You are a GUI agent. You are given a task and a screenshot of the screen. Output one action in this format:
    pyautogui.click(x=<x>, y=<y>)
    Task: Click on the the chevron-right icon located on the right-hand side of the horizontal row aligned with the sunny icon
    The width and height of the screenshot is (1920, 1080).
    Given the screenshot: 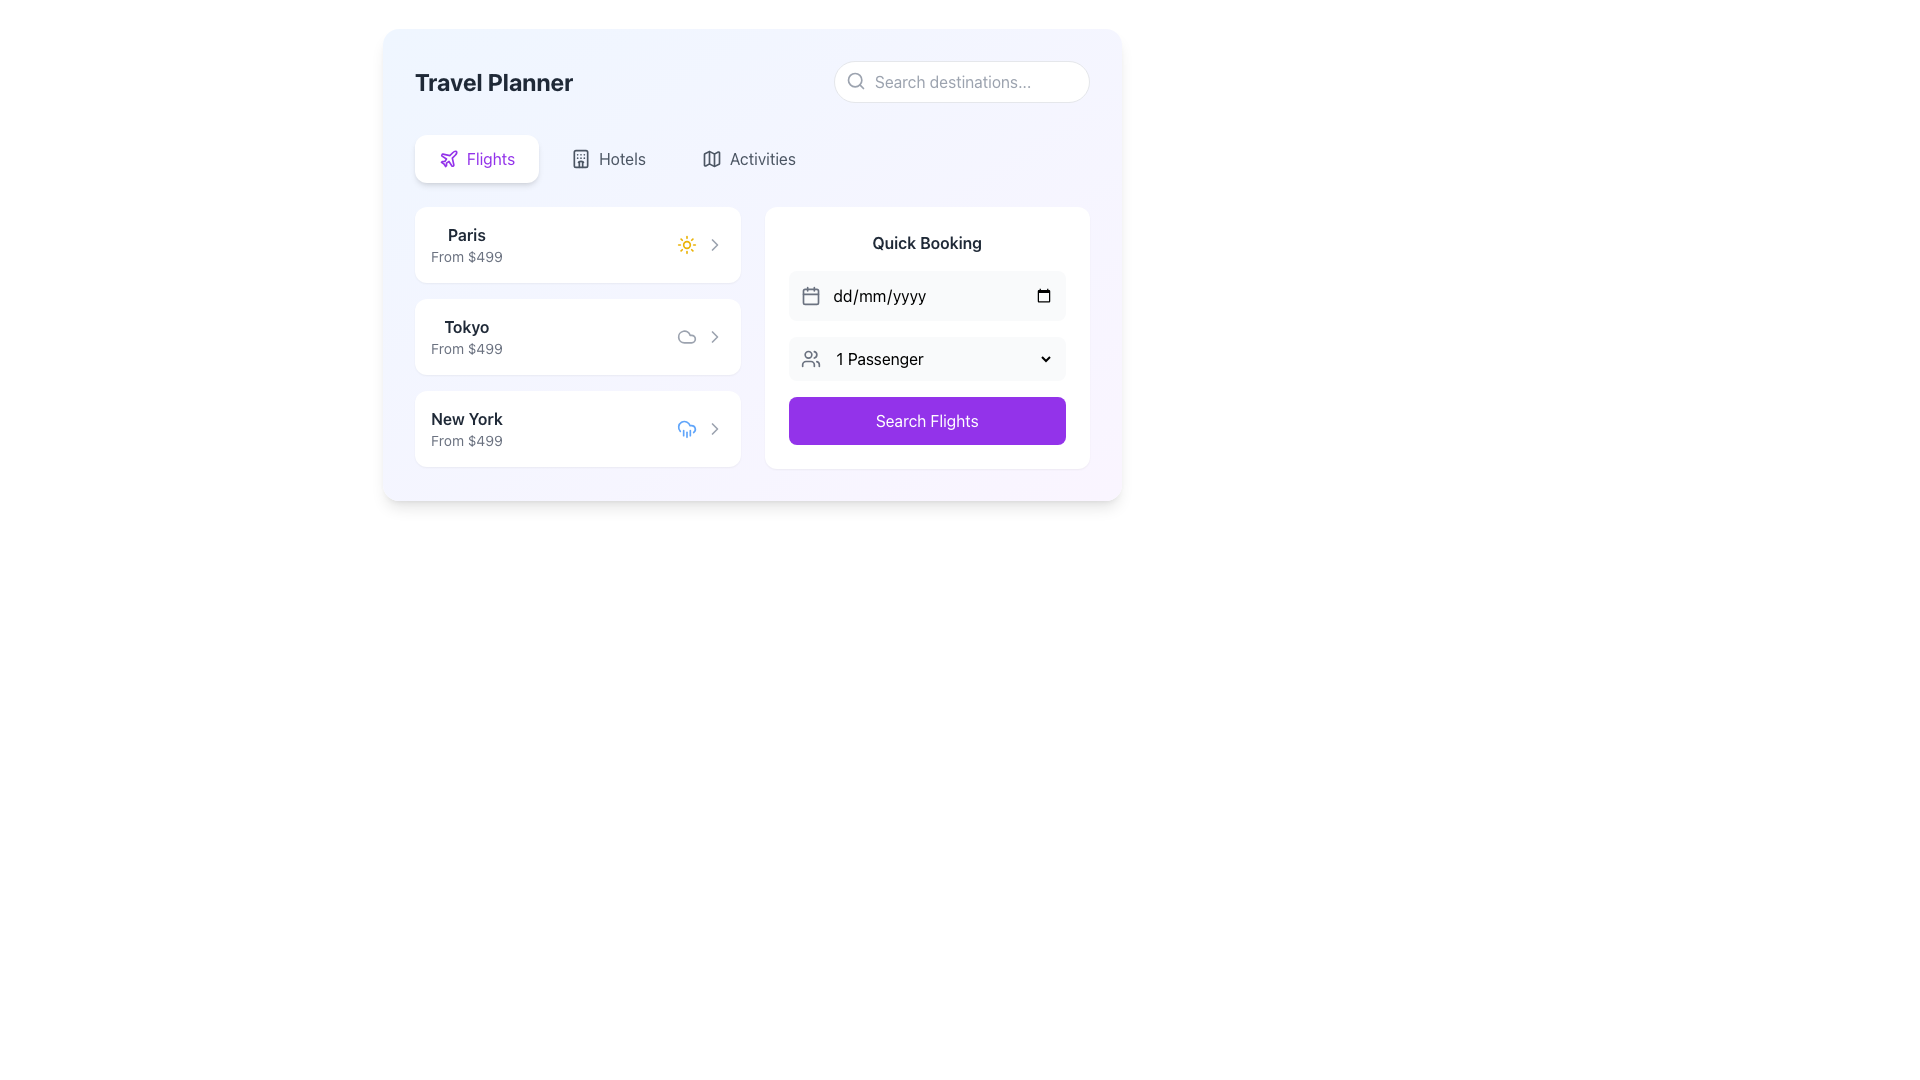 What is the action you would take?
    pyautogui.click(x=714, y=244)
    